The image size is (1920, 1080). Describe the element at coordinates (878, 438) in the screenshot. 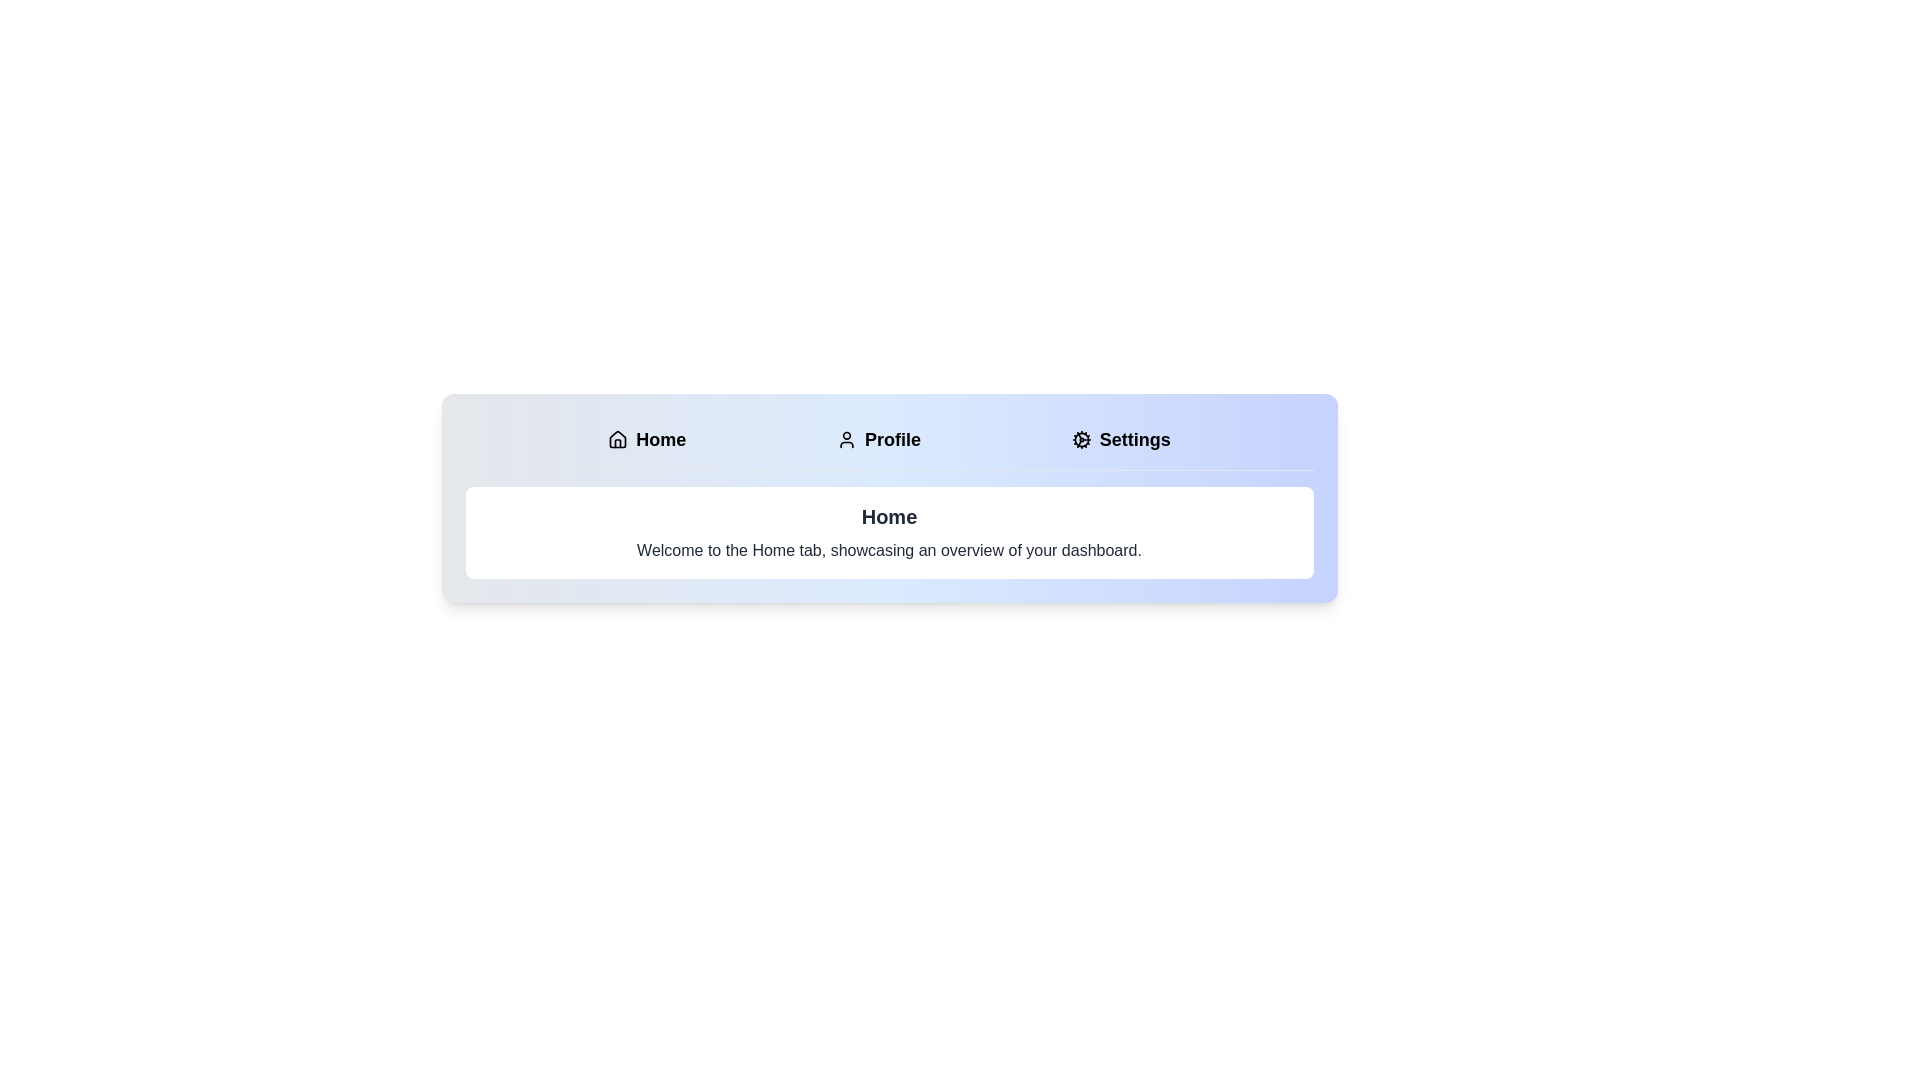

I see `the 'Profile' menu option button, which is the second item in the navigation menu and features a user icon to its left` at that location.